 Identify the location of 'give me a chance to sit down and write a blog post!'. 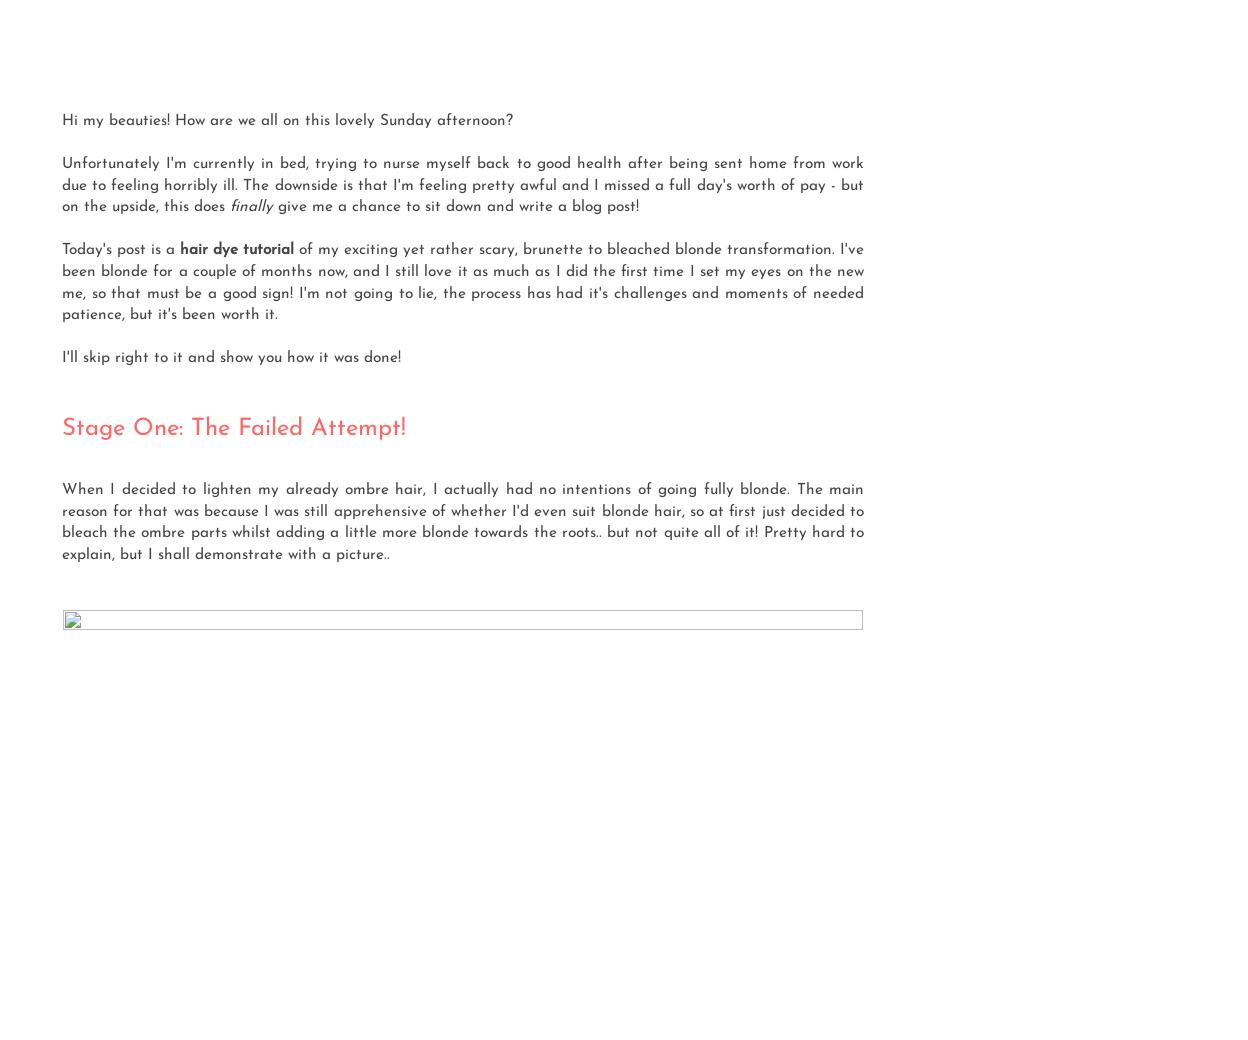
(458, 206).